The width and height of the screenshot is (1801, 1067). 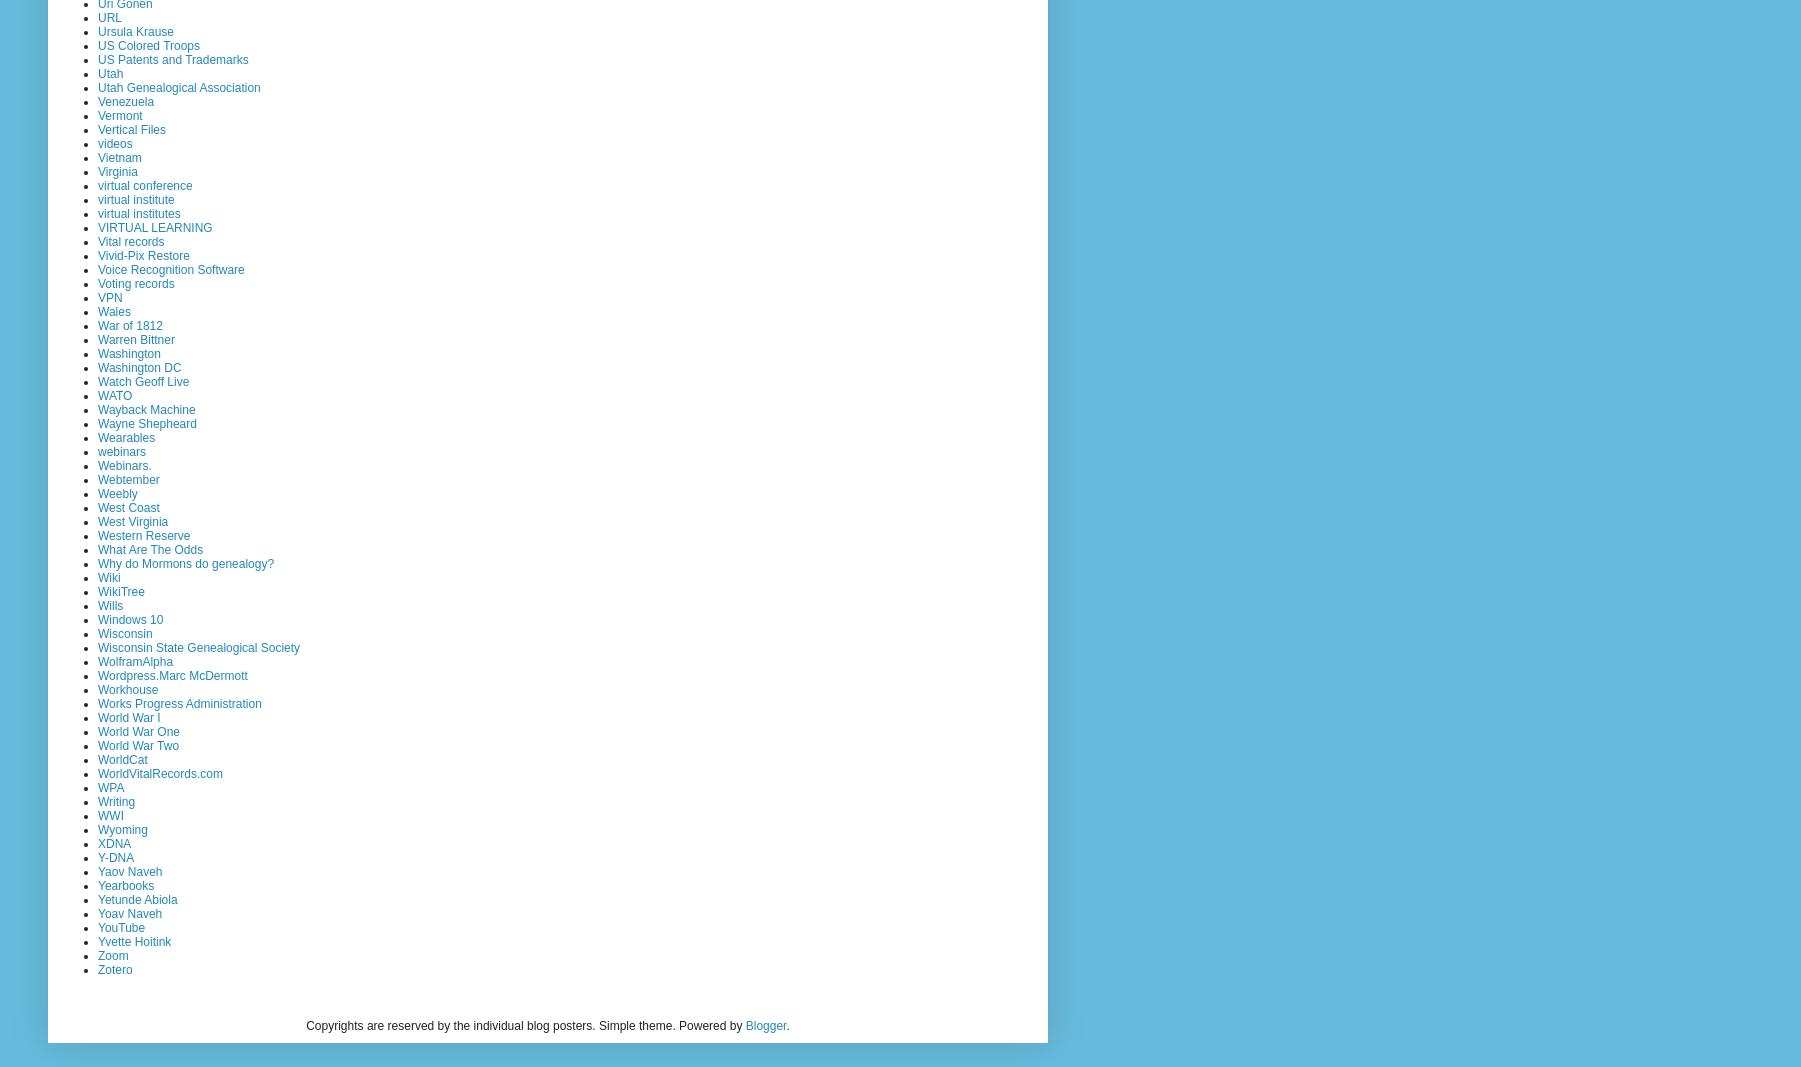 What do you see at coordinates (137, 898) in the screenshot?
I see `'Yetunde Abiola'` at bounding box center [137, 898].